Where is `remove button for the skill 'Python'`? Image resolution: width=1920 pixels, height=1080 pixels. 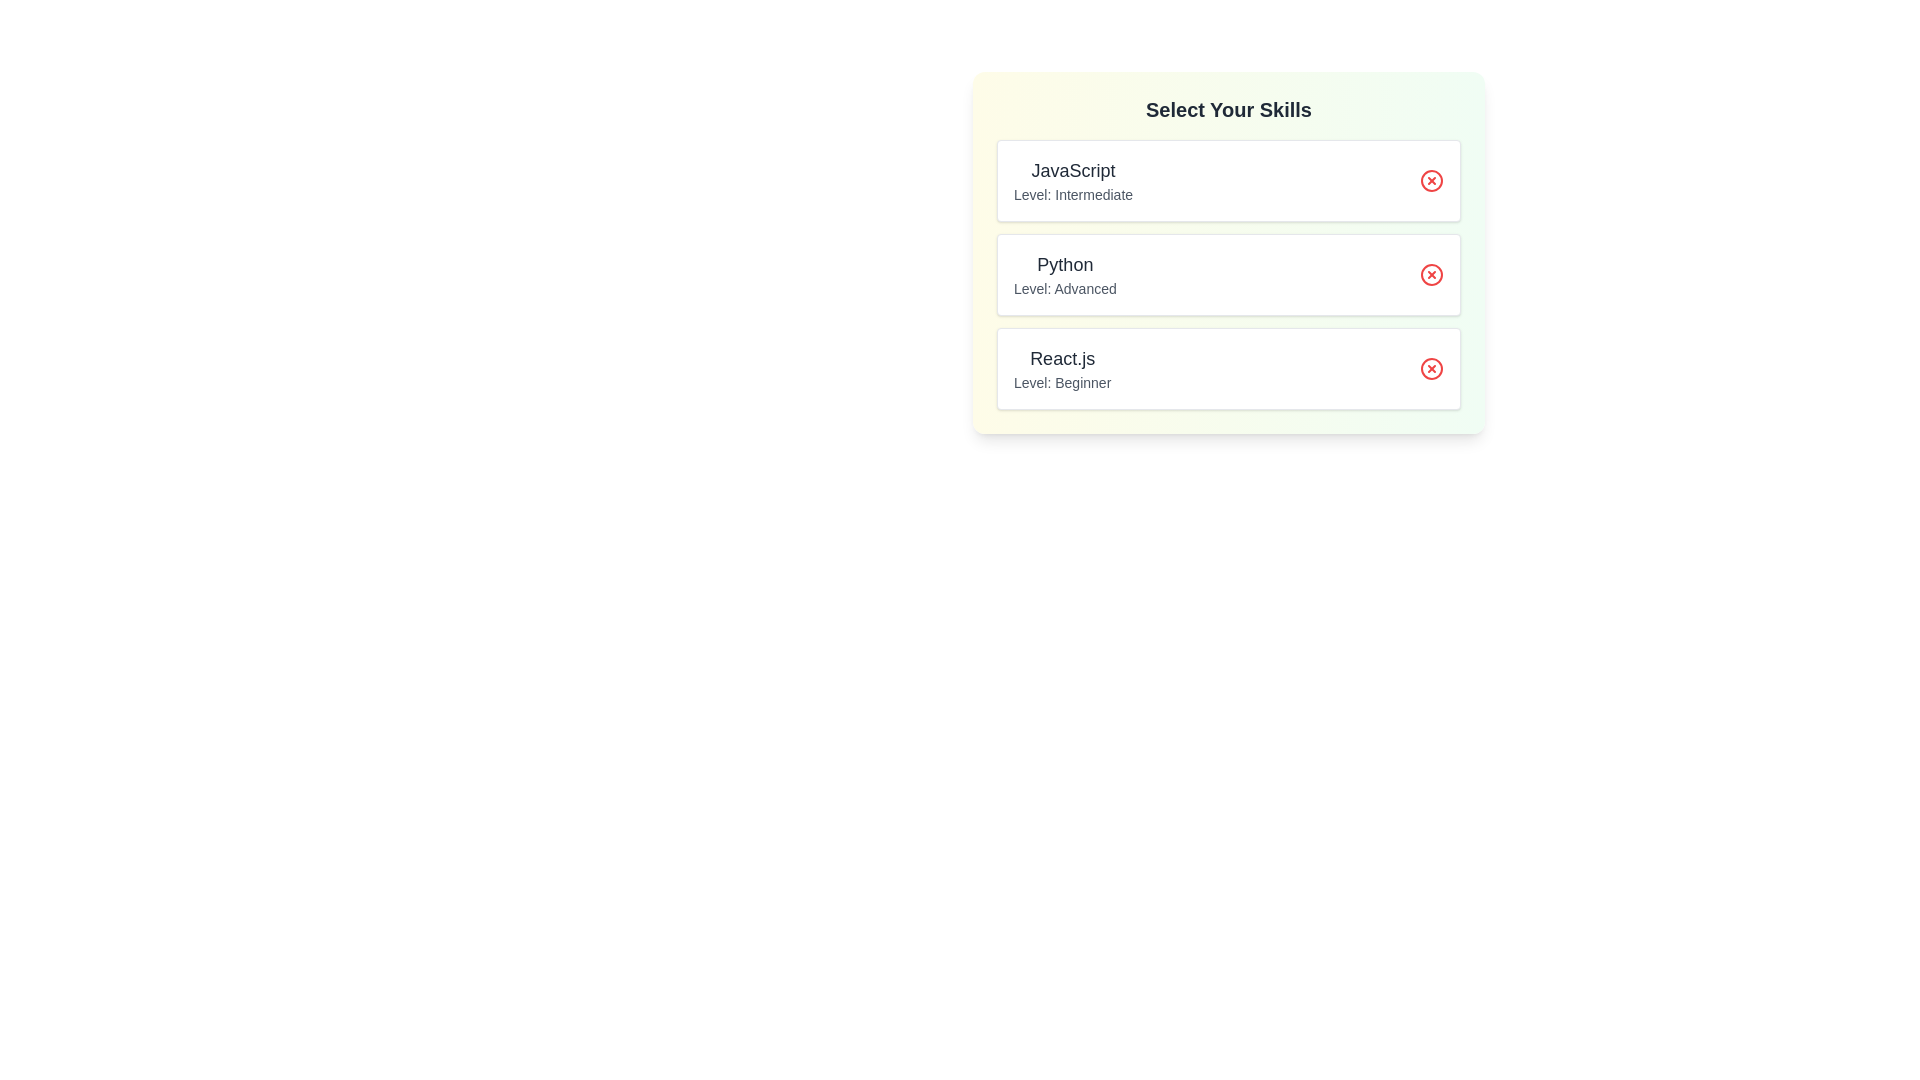
remove button for the skill 'Python' is located at coordinates (1430, 274).